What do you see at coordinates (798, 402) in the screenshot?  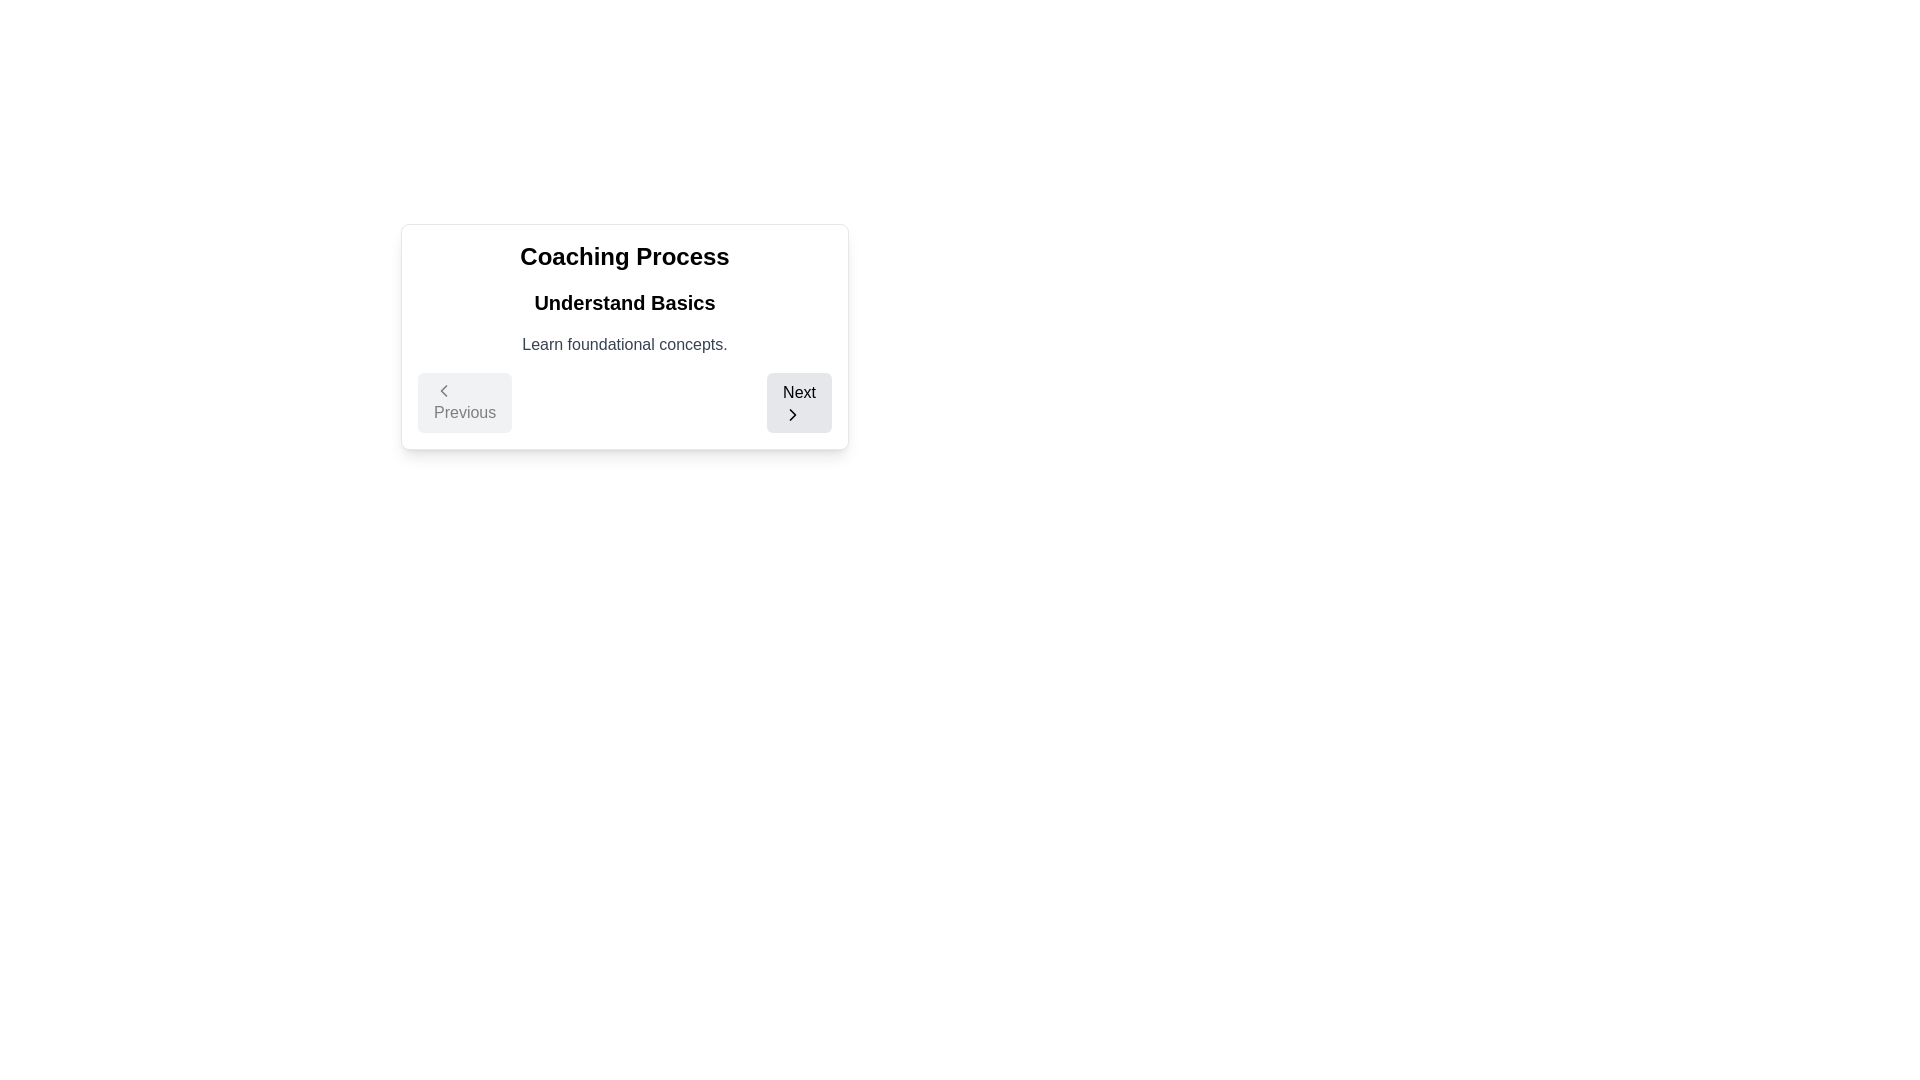 I see `the 'Next' button, which is a rectangular button with a gray background and rounded borders, located in the bottom-right quadrant of the interface` at bounding box center [798, 402].